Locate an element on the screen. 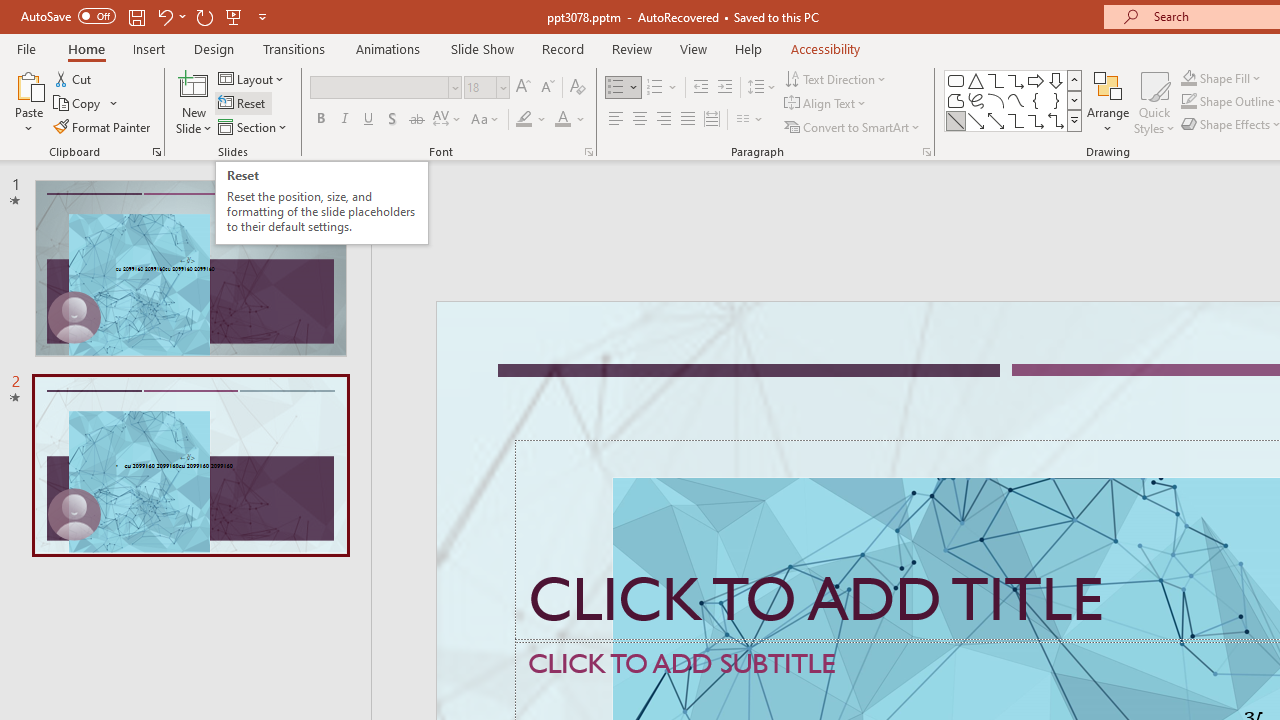 This screenshot has height=720, width=1280. 'Justify' is located at coordinates (688, 119).